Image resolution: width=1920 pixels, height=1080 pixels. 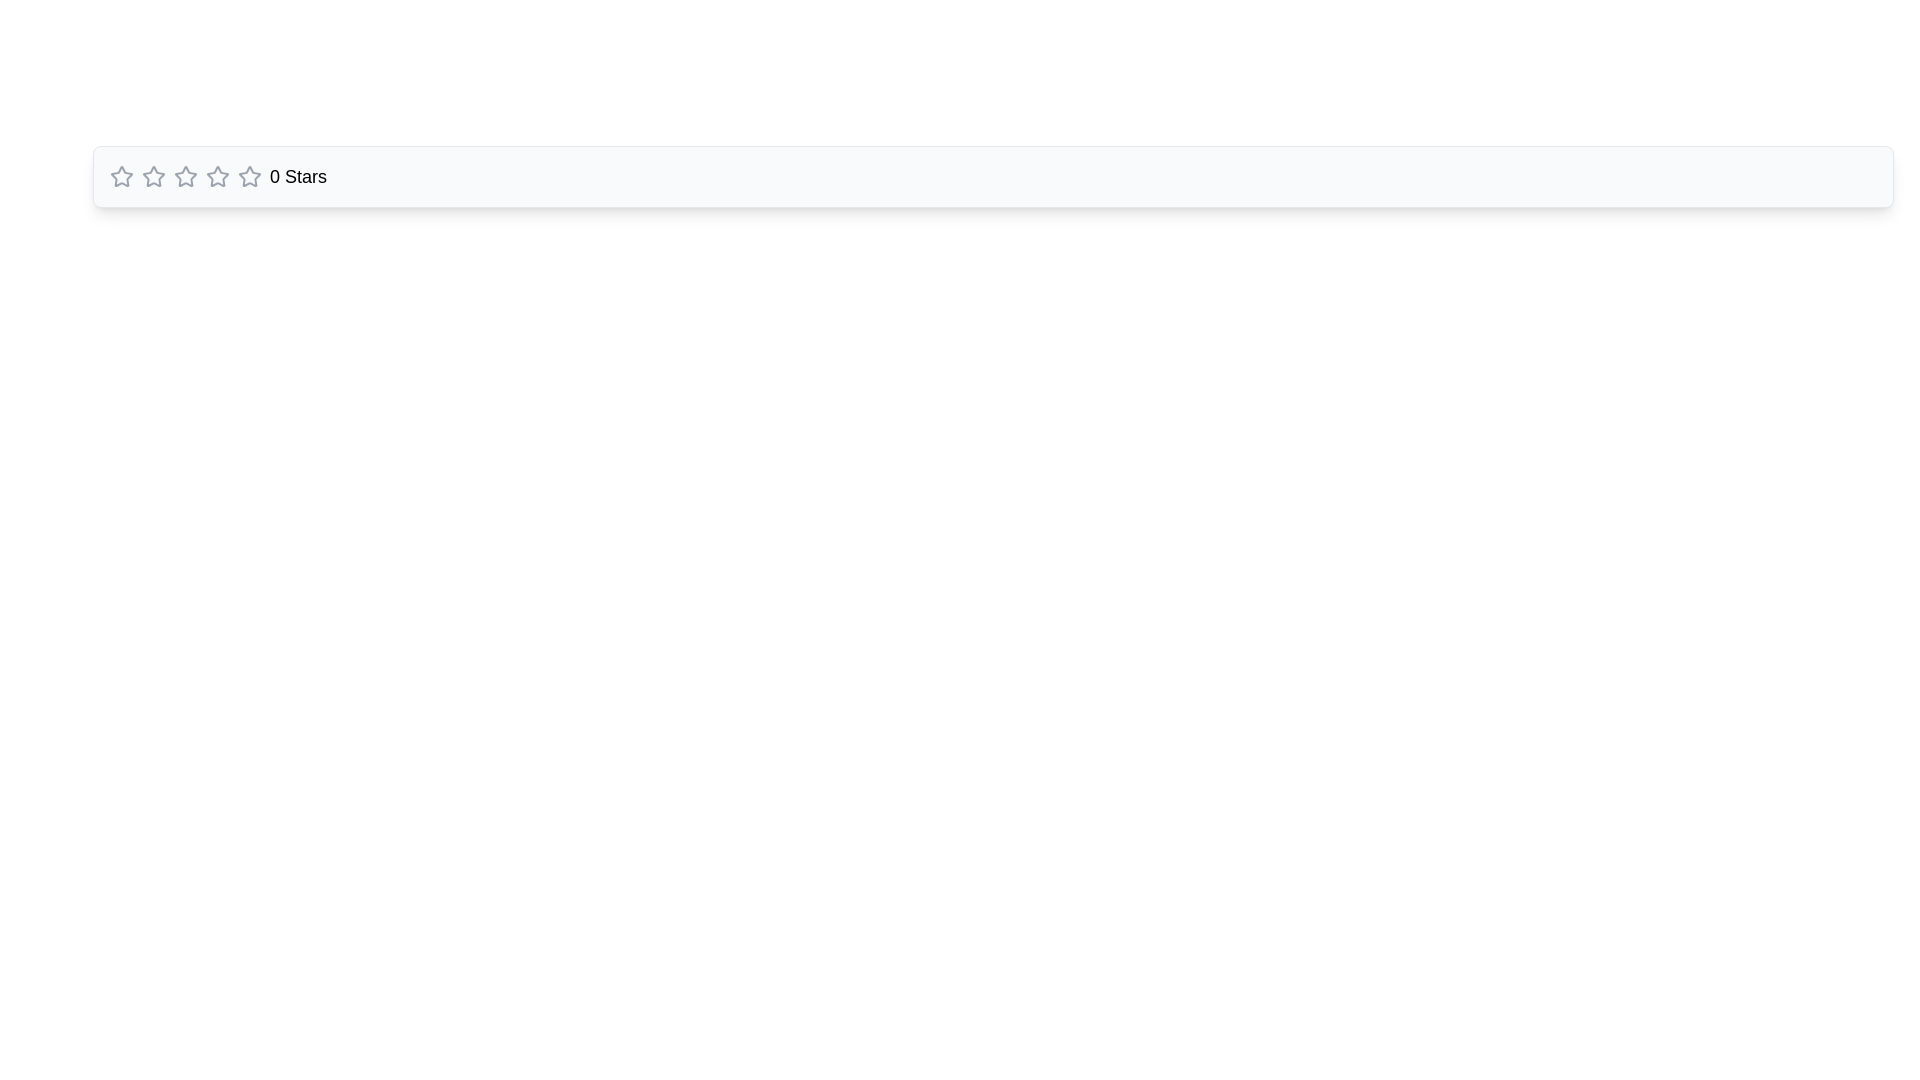 I want to click on the rating display element that visually communicates a rating value of zero, located within the upper portion of the interface for accessibility purposes, so click(x=993, y=176).